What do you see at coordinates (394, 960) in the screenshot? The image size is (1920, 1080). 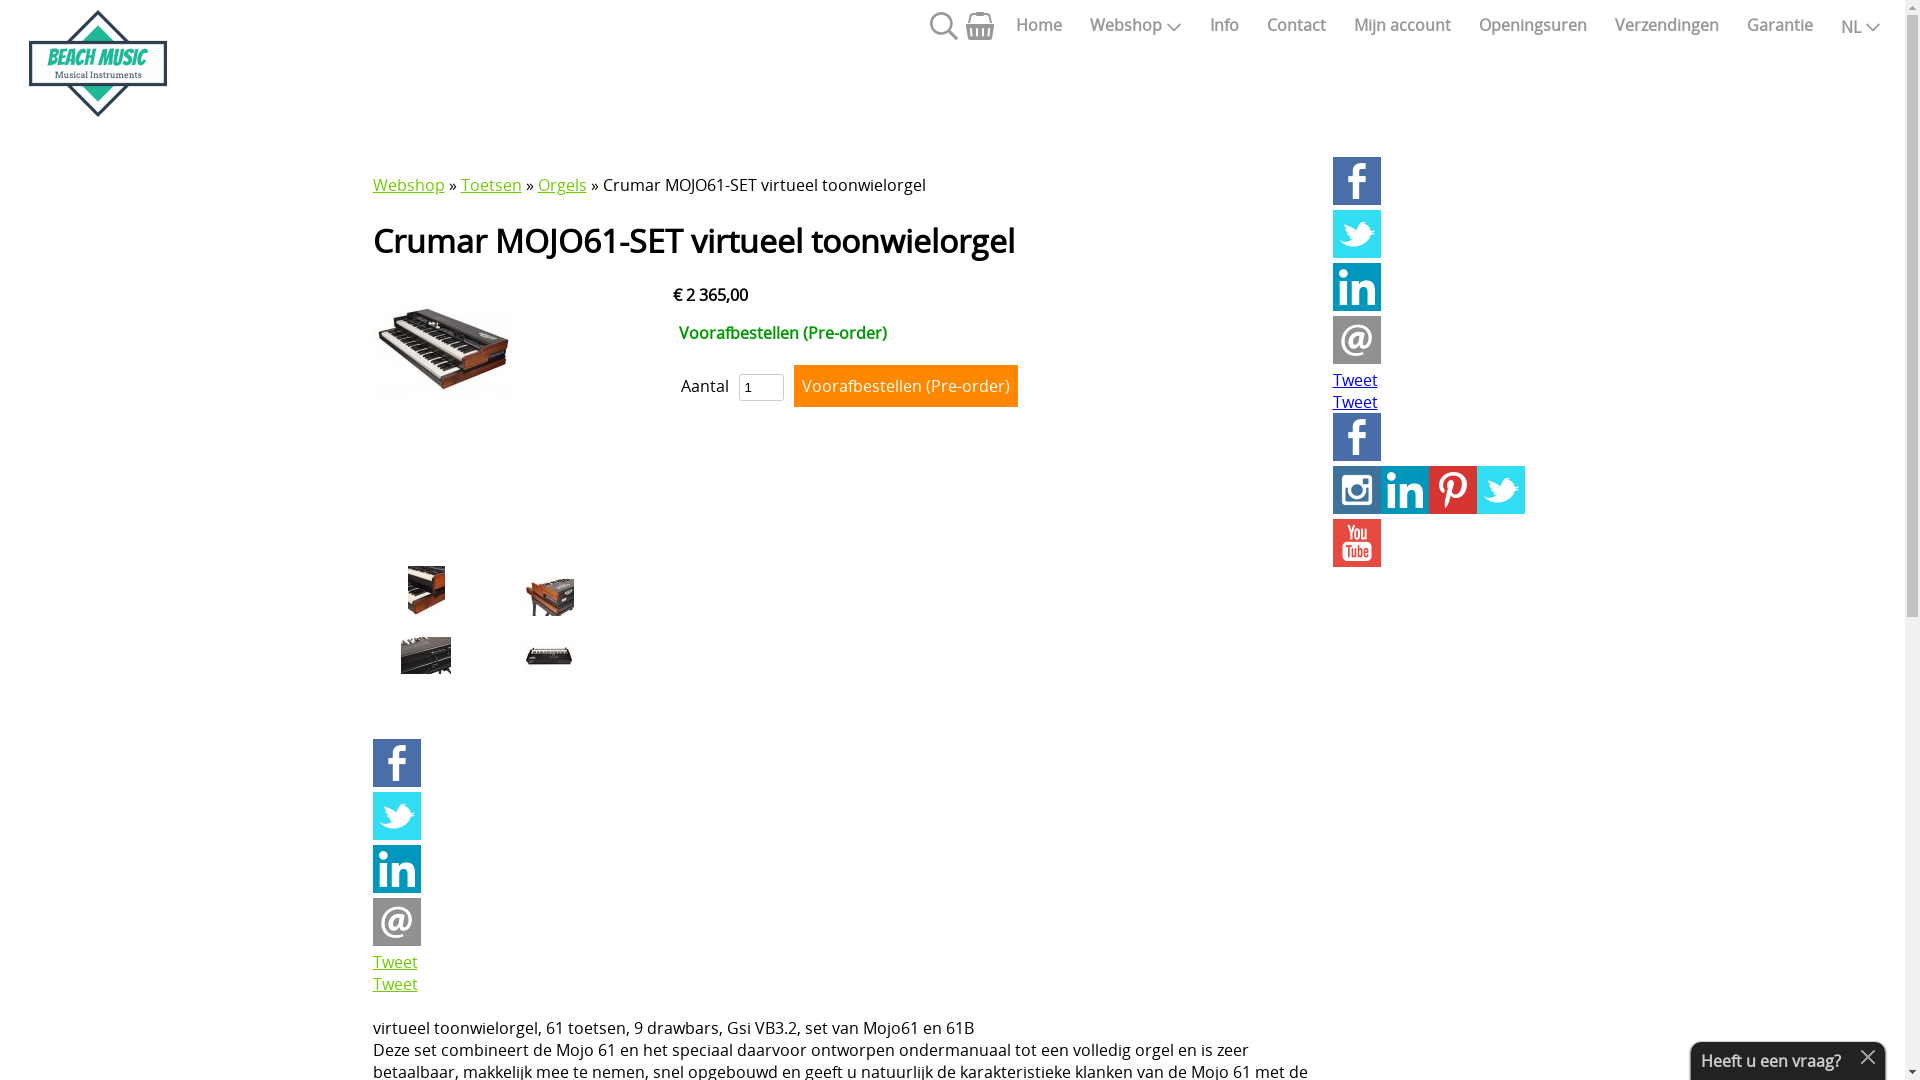 I see `'Tweet'` at bounding box center [394, 960].